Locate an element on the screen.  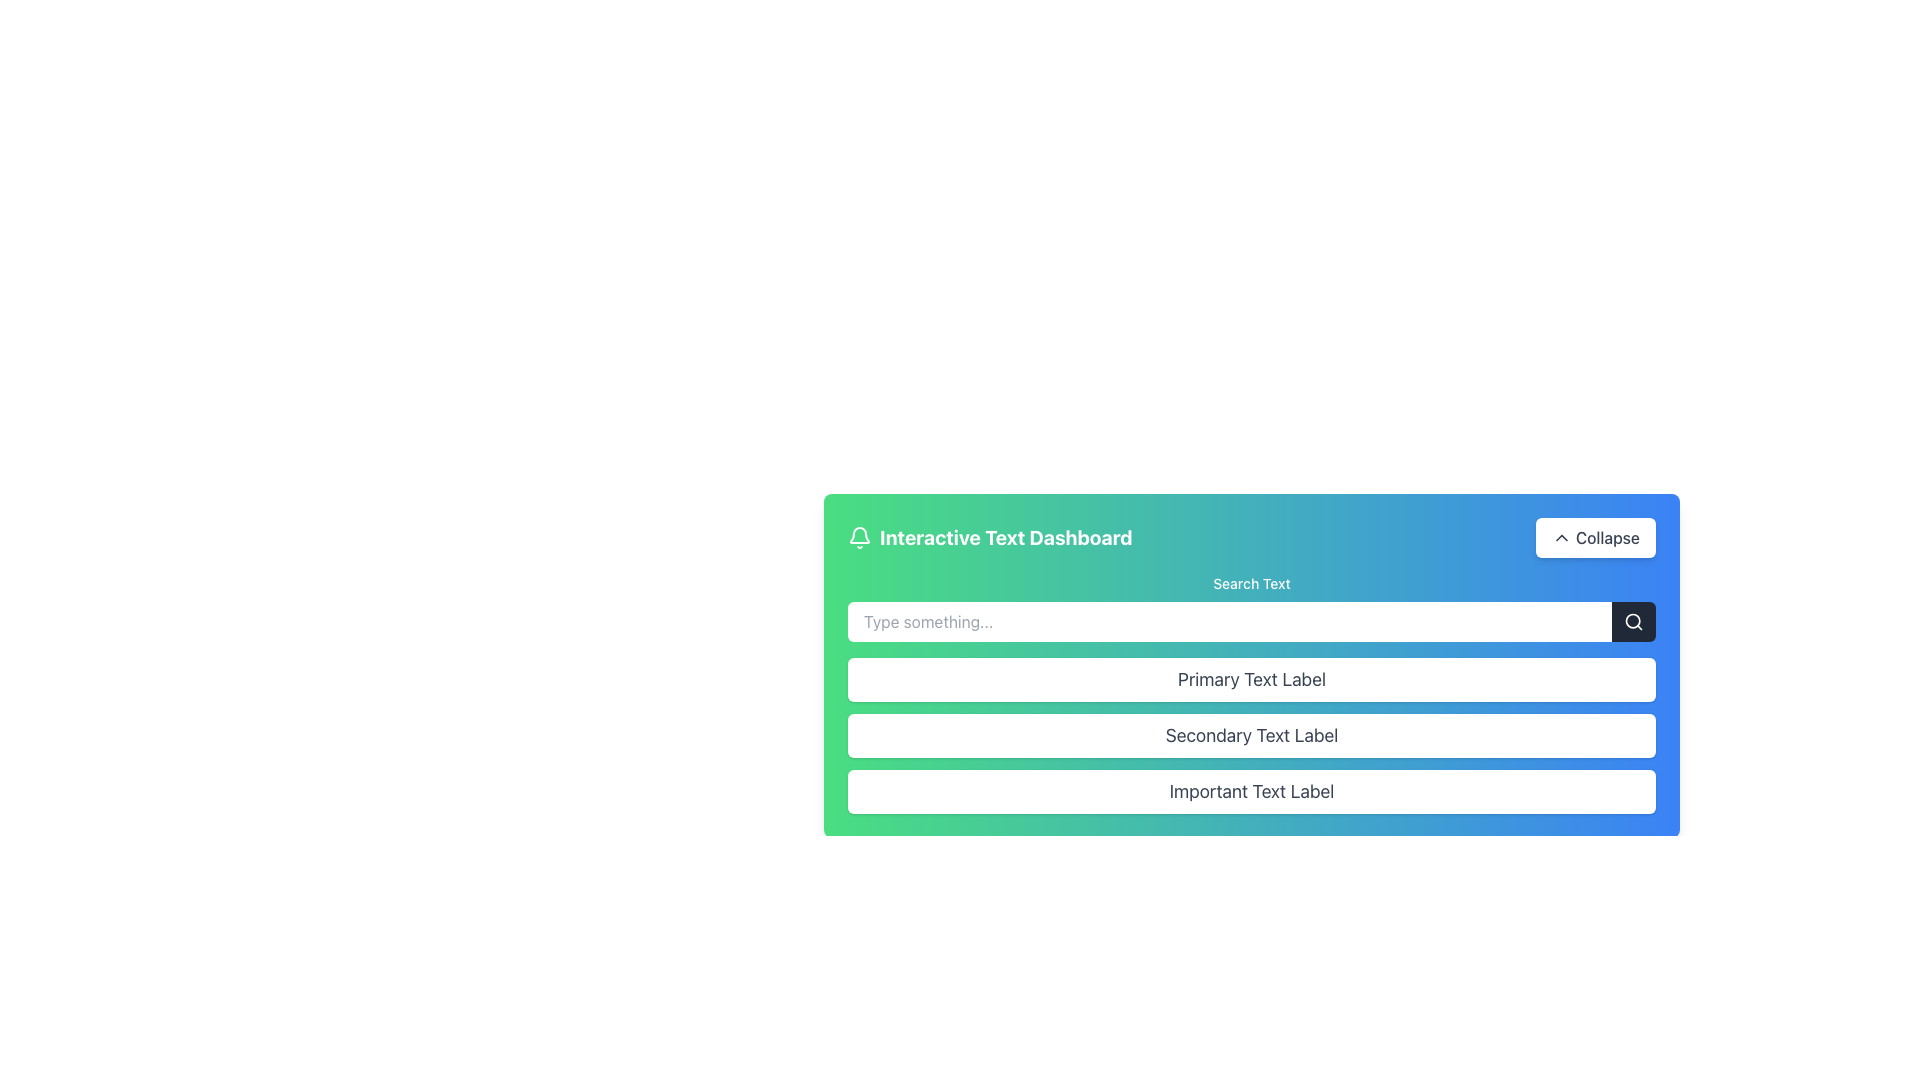
the SVG Circle element that visually represents a magnifying glass lens, which is part of a search icon located towards the right side of the search input field is located at coordinates (1633, 620).